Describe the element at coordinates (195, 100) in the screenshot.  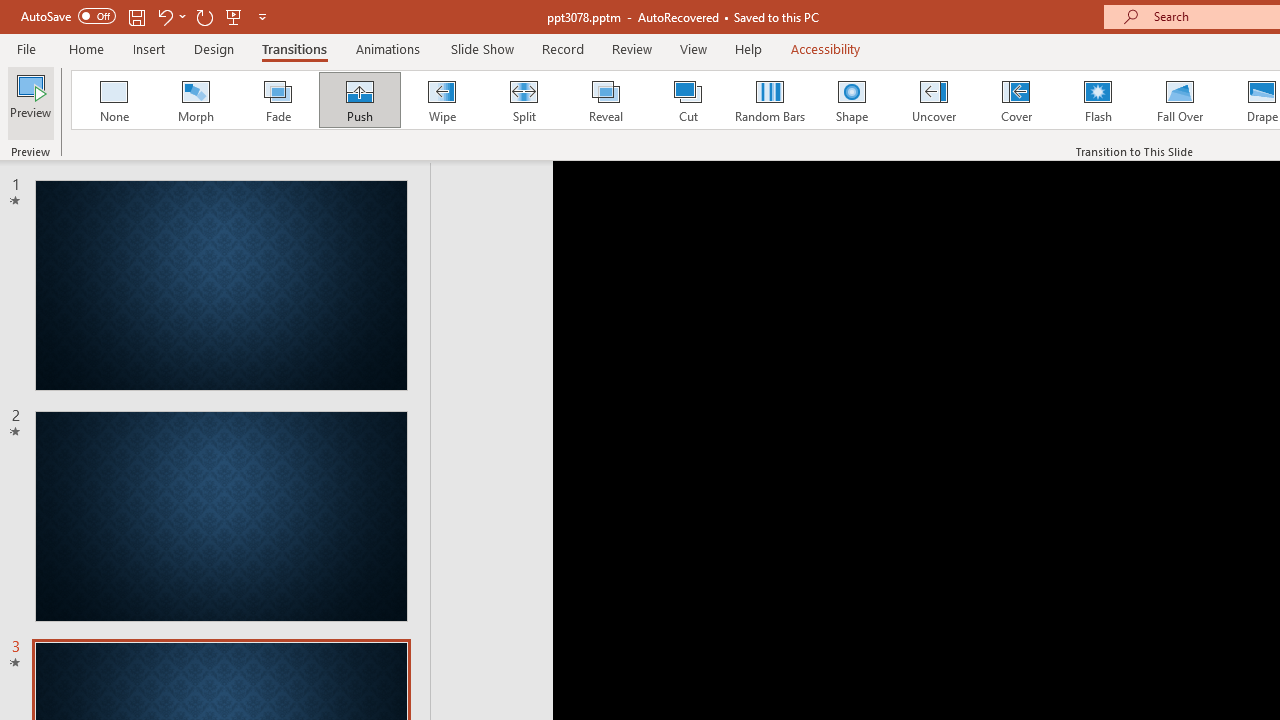
I see `'Morph'` at that location.